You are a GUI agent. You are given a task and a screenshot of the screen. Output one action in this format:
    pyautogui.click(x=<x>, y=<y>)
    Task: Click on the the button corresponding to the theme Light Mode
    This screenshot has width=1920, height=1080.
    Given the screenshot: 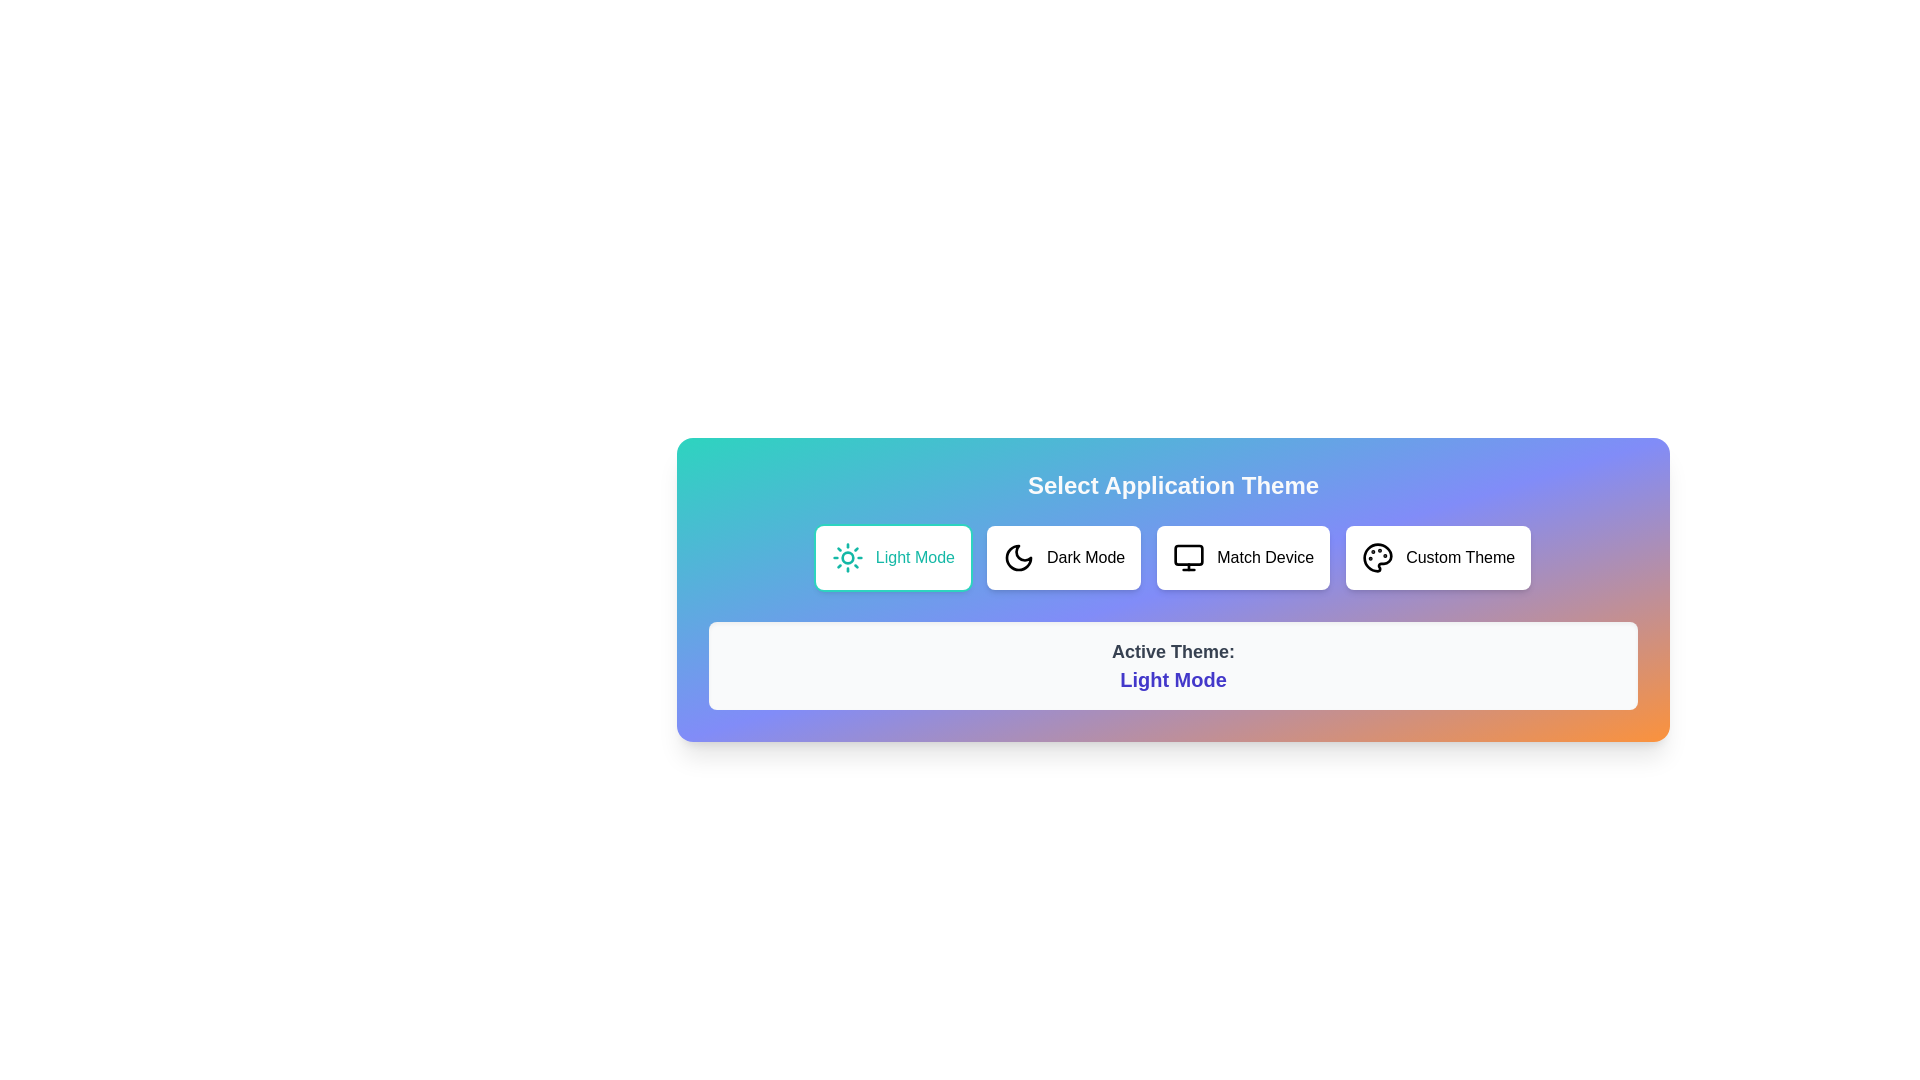 What is the action you would take?
    pyautogui.click(x=891, y=558)
    